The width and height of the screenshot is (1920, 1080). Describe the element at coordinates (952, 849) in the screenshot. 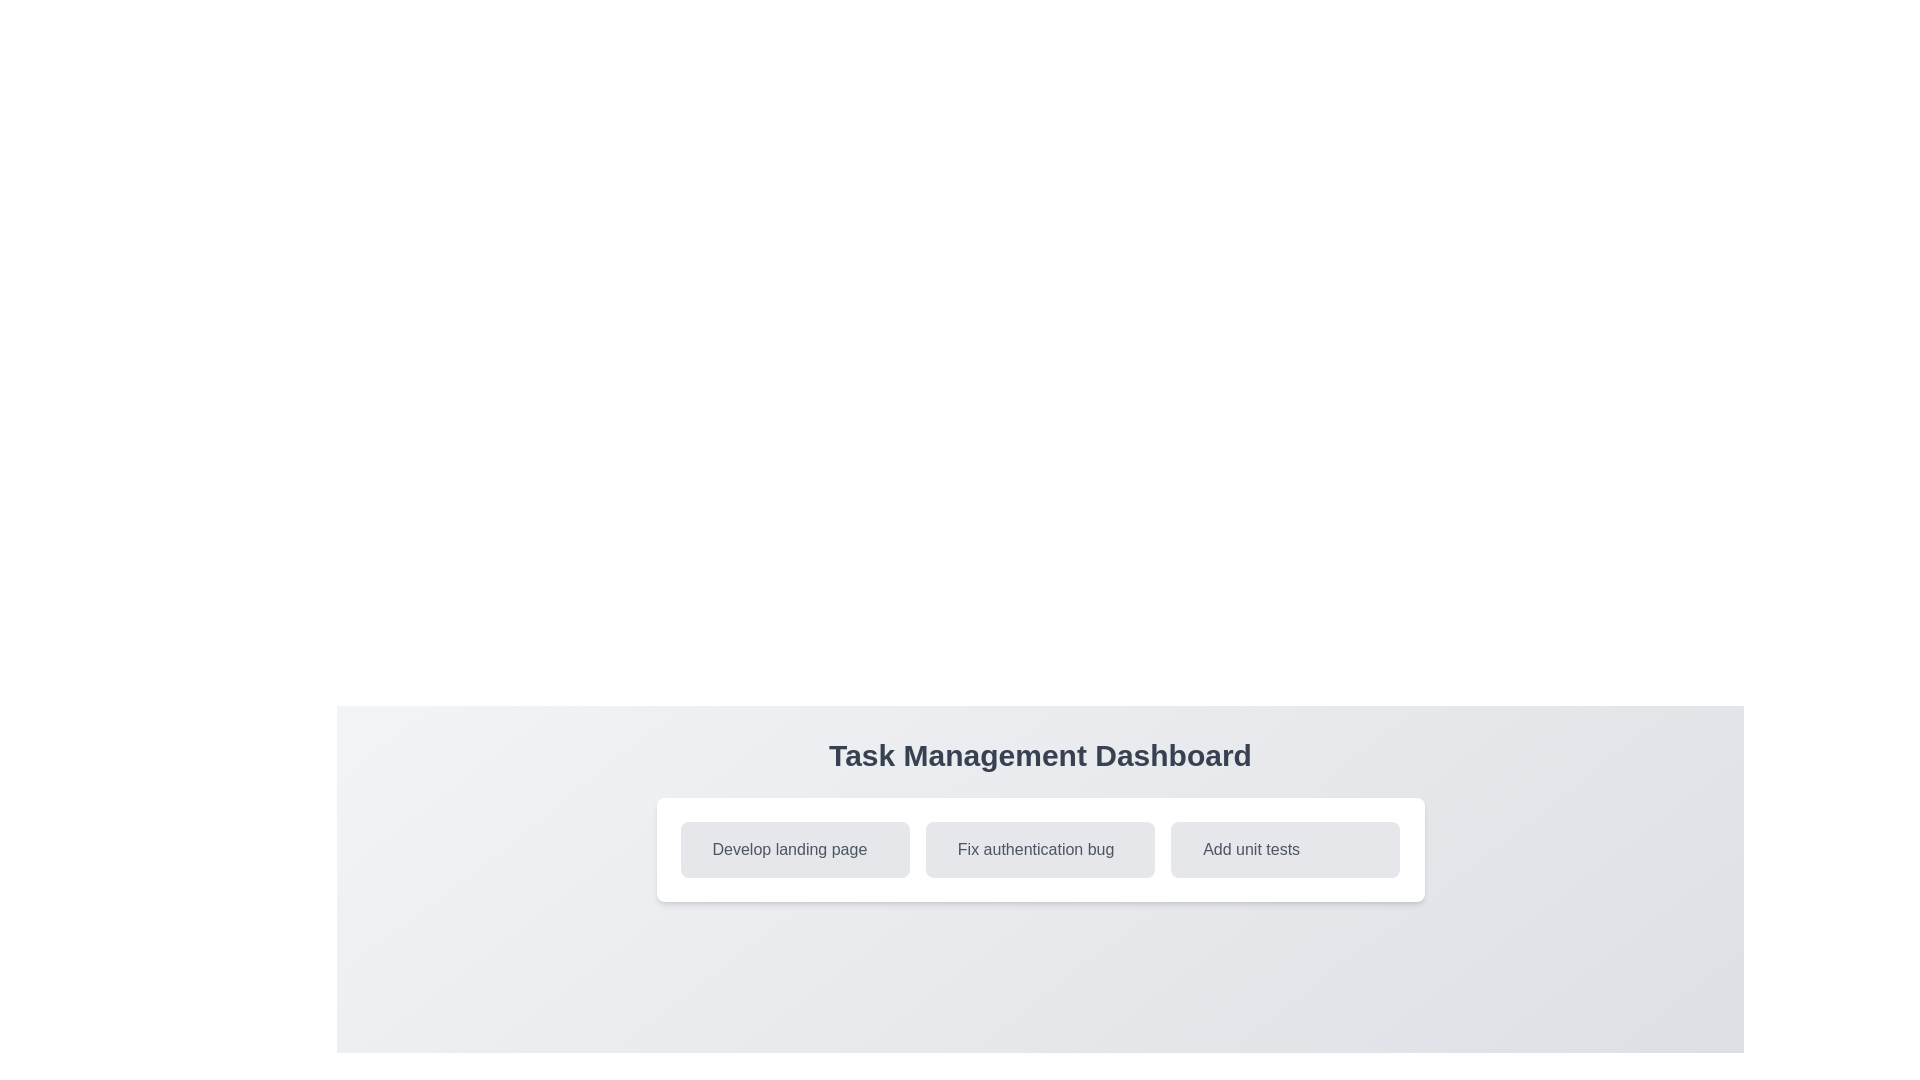

I see `the icon within the second button labeled 'Fix authentication bug', which serves as a status or action indicator for that task` at that location.